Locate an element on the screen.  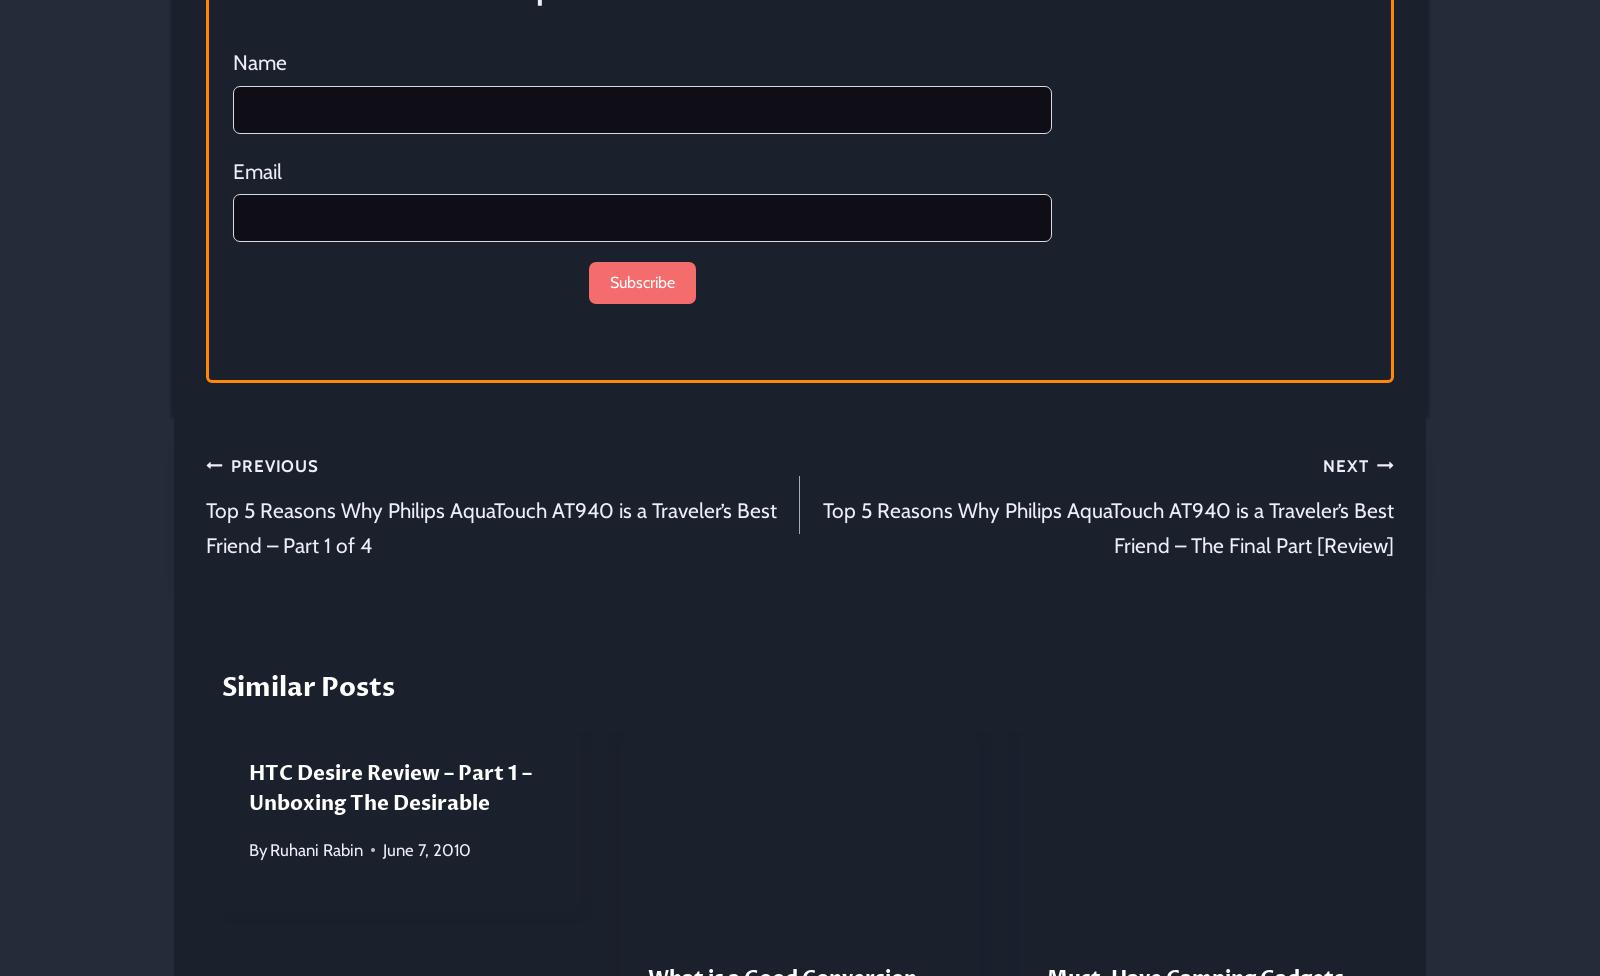
'By' is located at coordinates (258, 849).